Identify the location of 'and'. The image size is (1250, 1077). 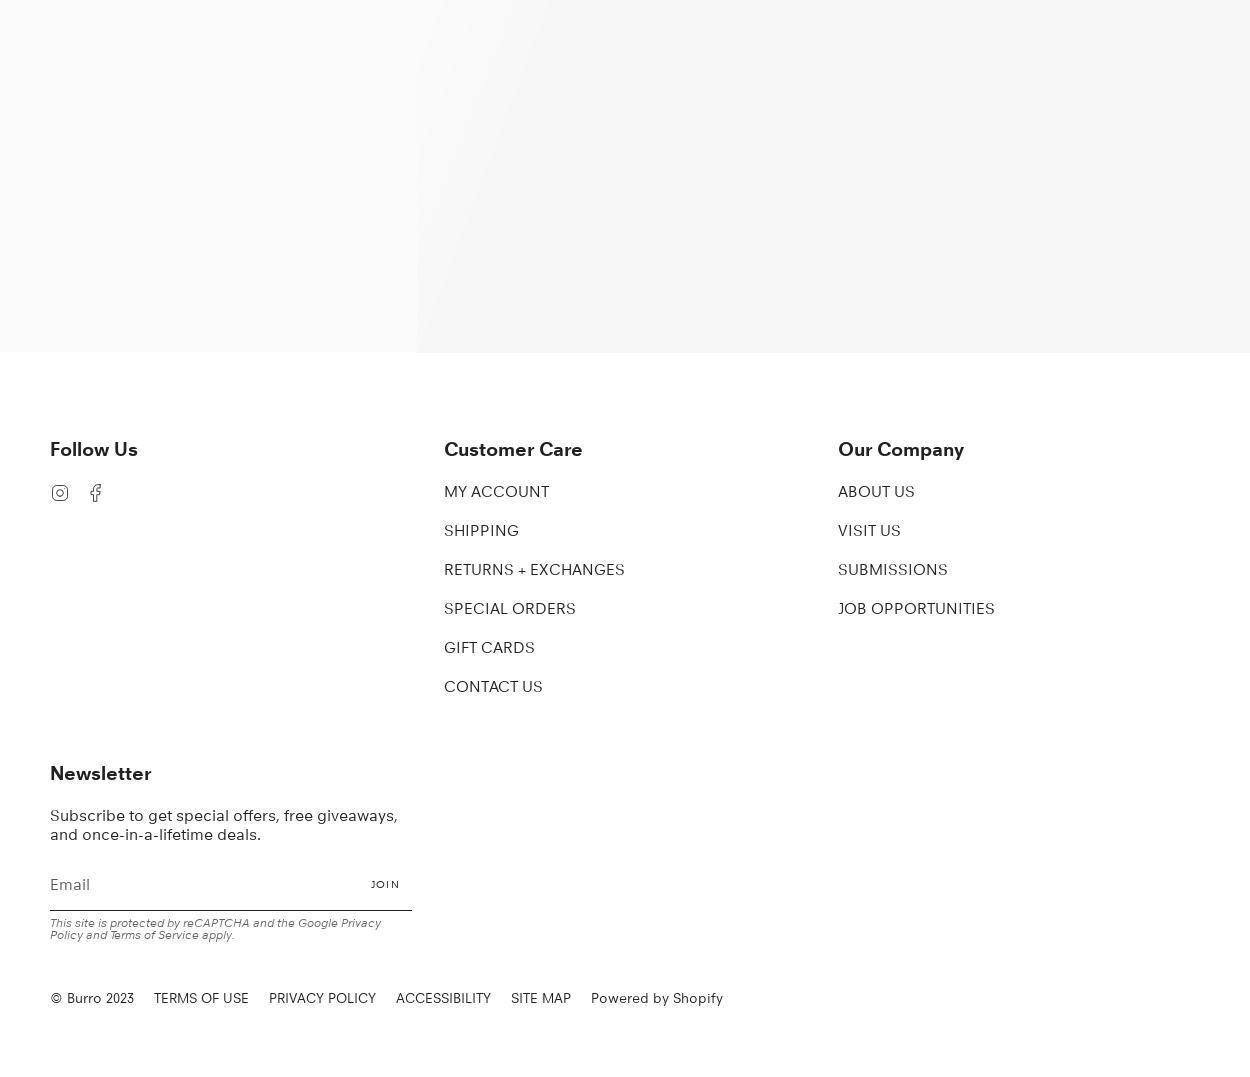
(95, 932).